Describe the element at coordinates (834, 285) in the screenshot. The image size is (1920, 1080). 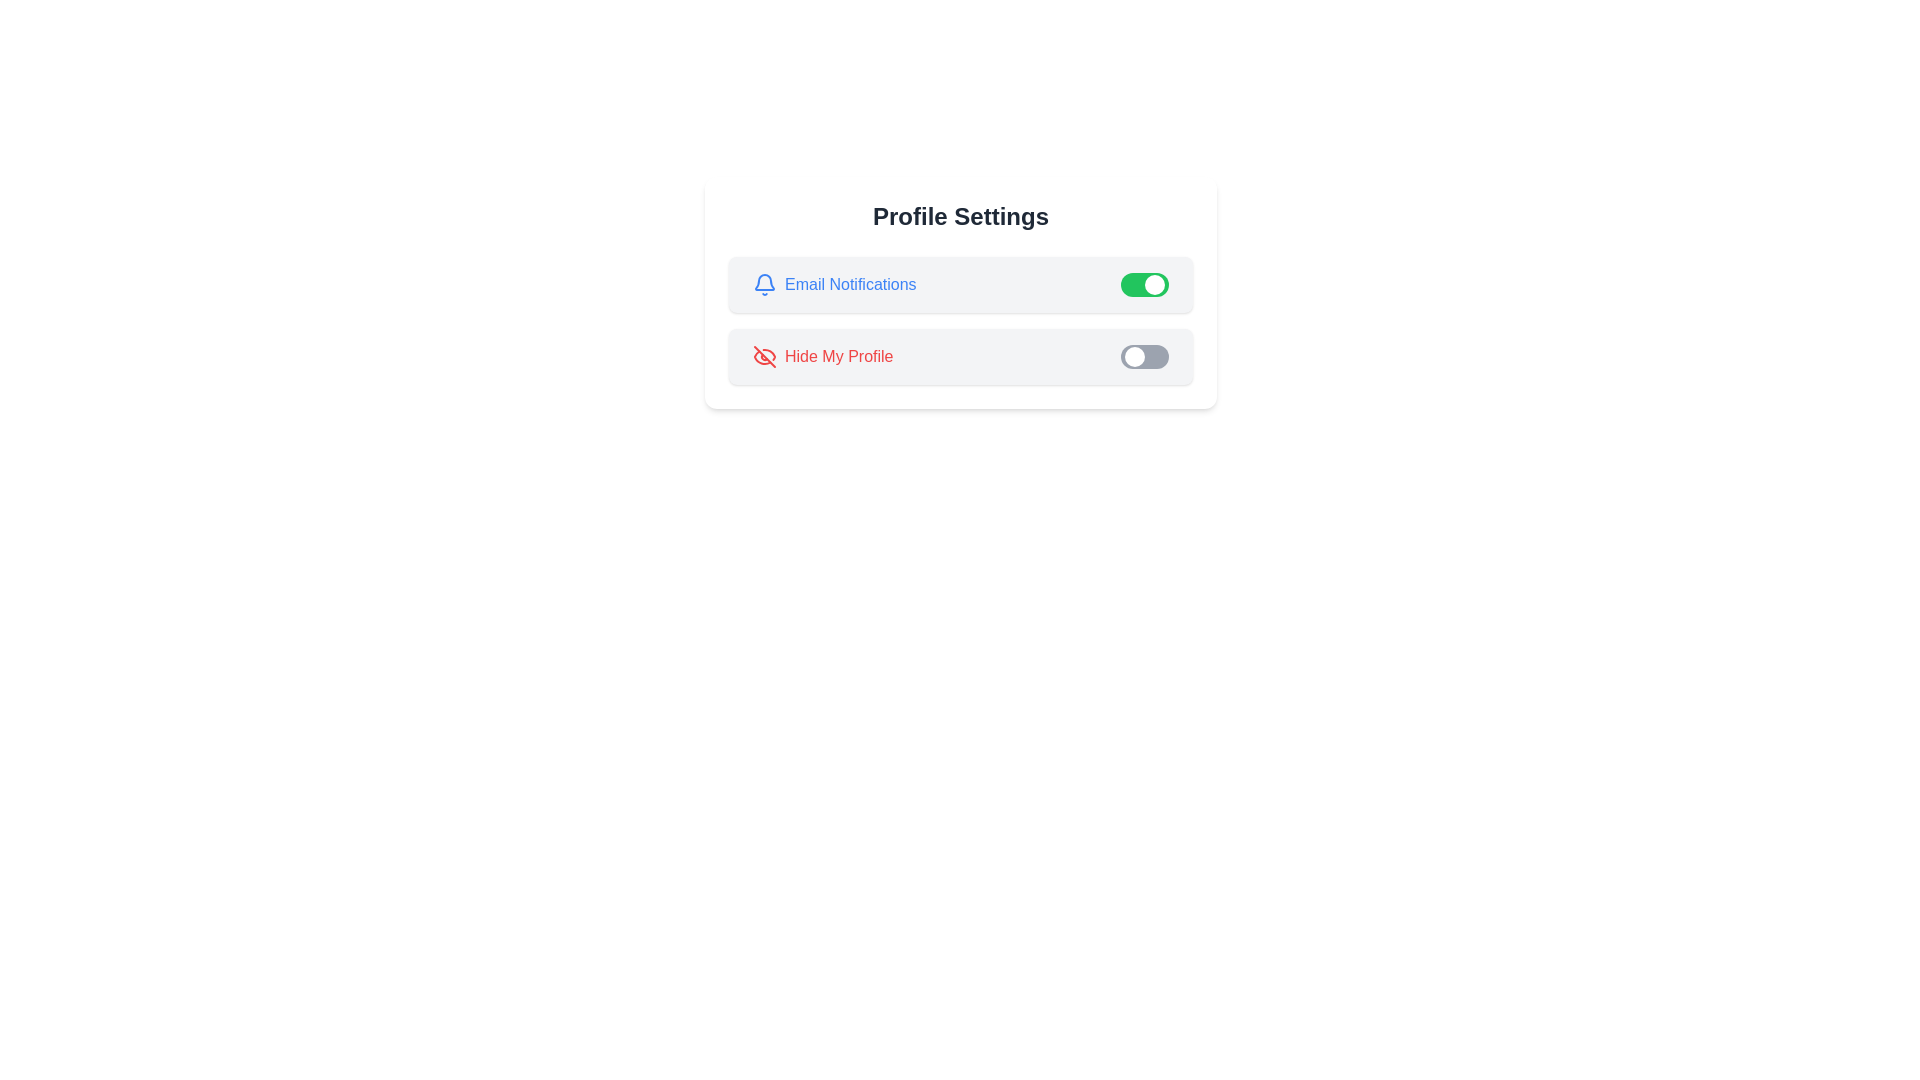
I see `label indicating the purpose of the toggle switch for email notifications, located on the left side of the settings panel` at that location.